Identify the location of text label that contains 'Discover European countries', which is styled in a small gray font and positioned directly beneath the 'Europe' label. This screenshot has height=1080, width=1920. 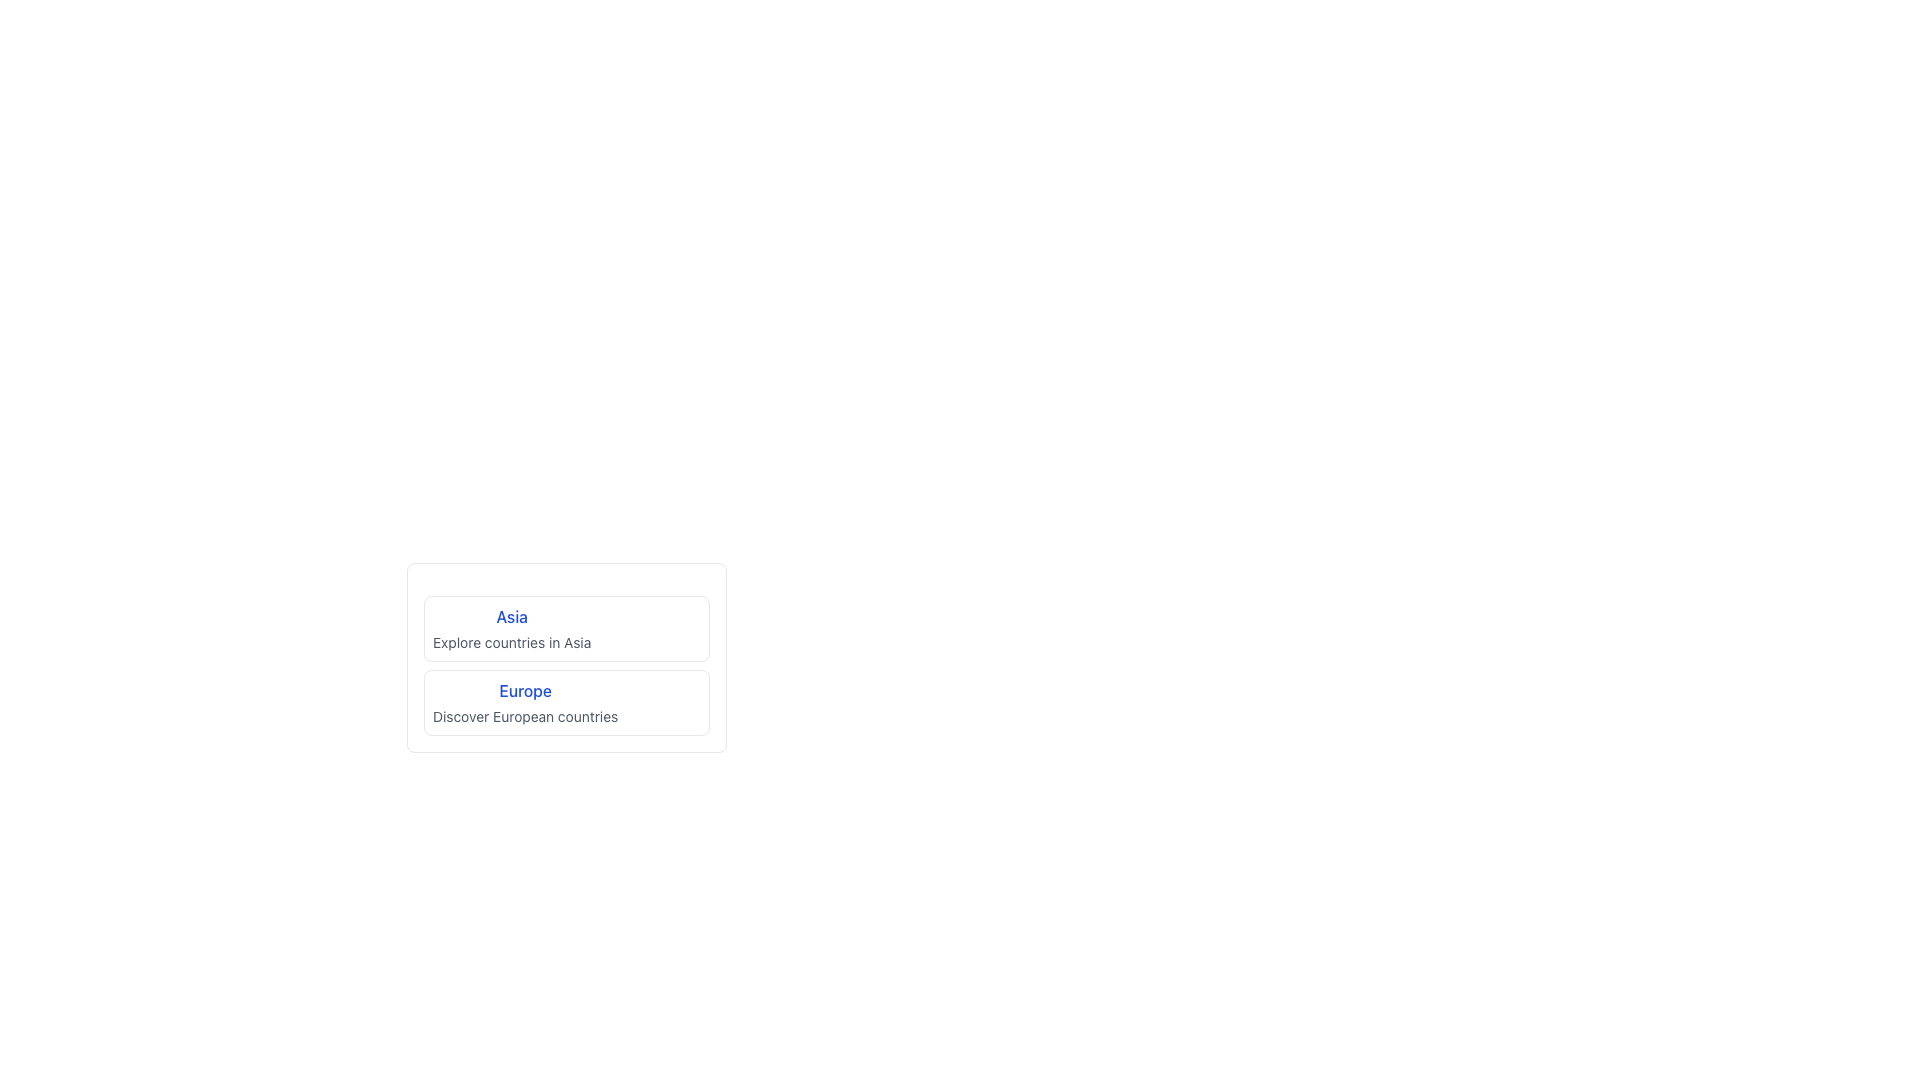
(525, 716).